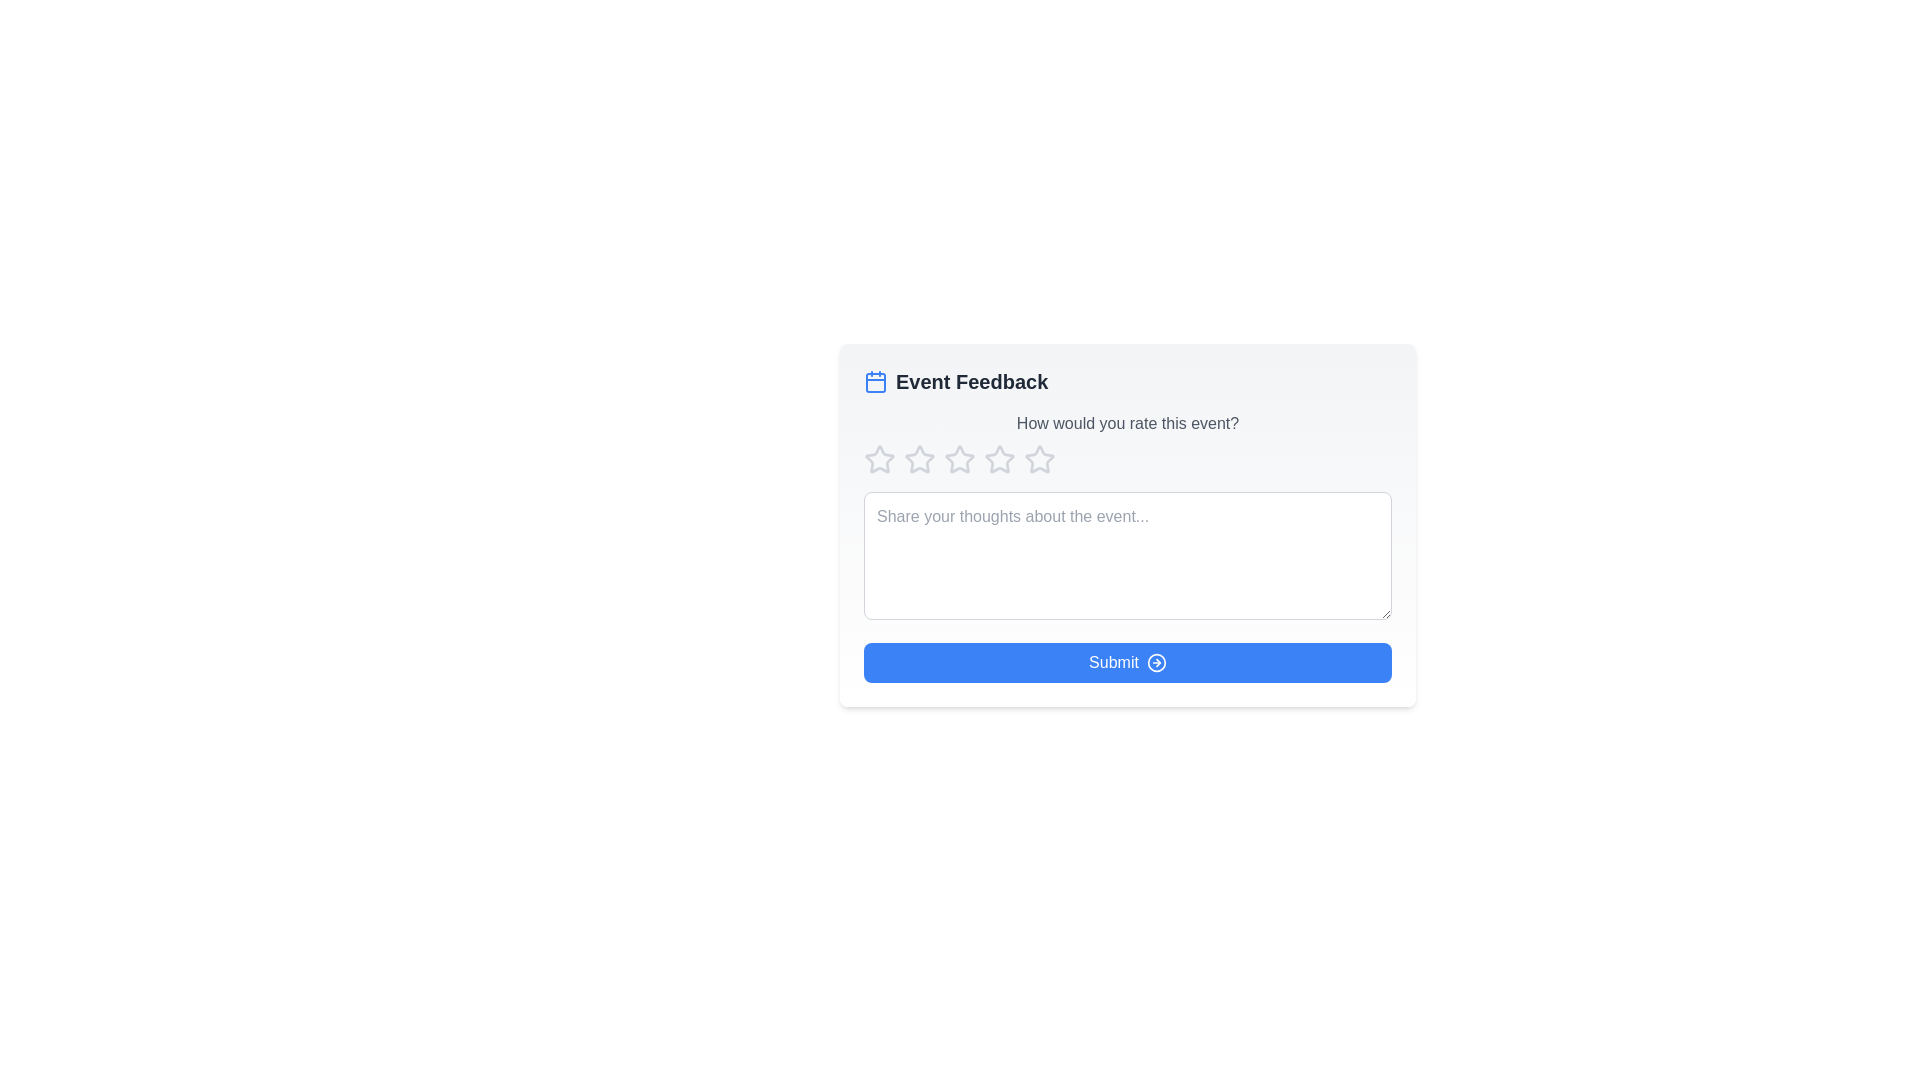 Image resolution: width=1920 pixels, height=1080 pixels. I want to click on the 'Submit Feedback' button located at the bottom center of the 'Event Feedback' card, so click(1128, 663).